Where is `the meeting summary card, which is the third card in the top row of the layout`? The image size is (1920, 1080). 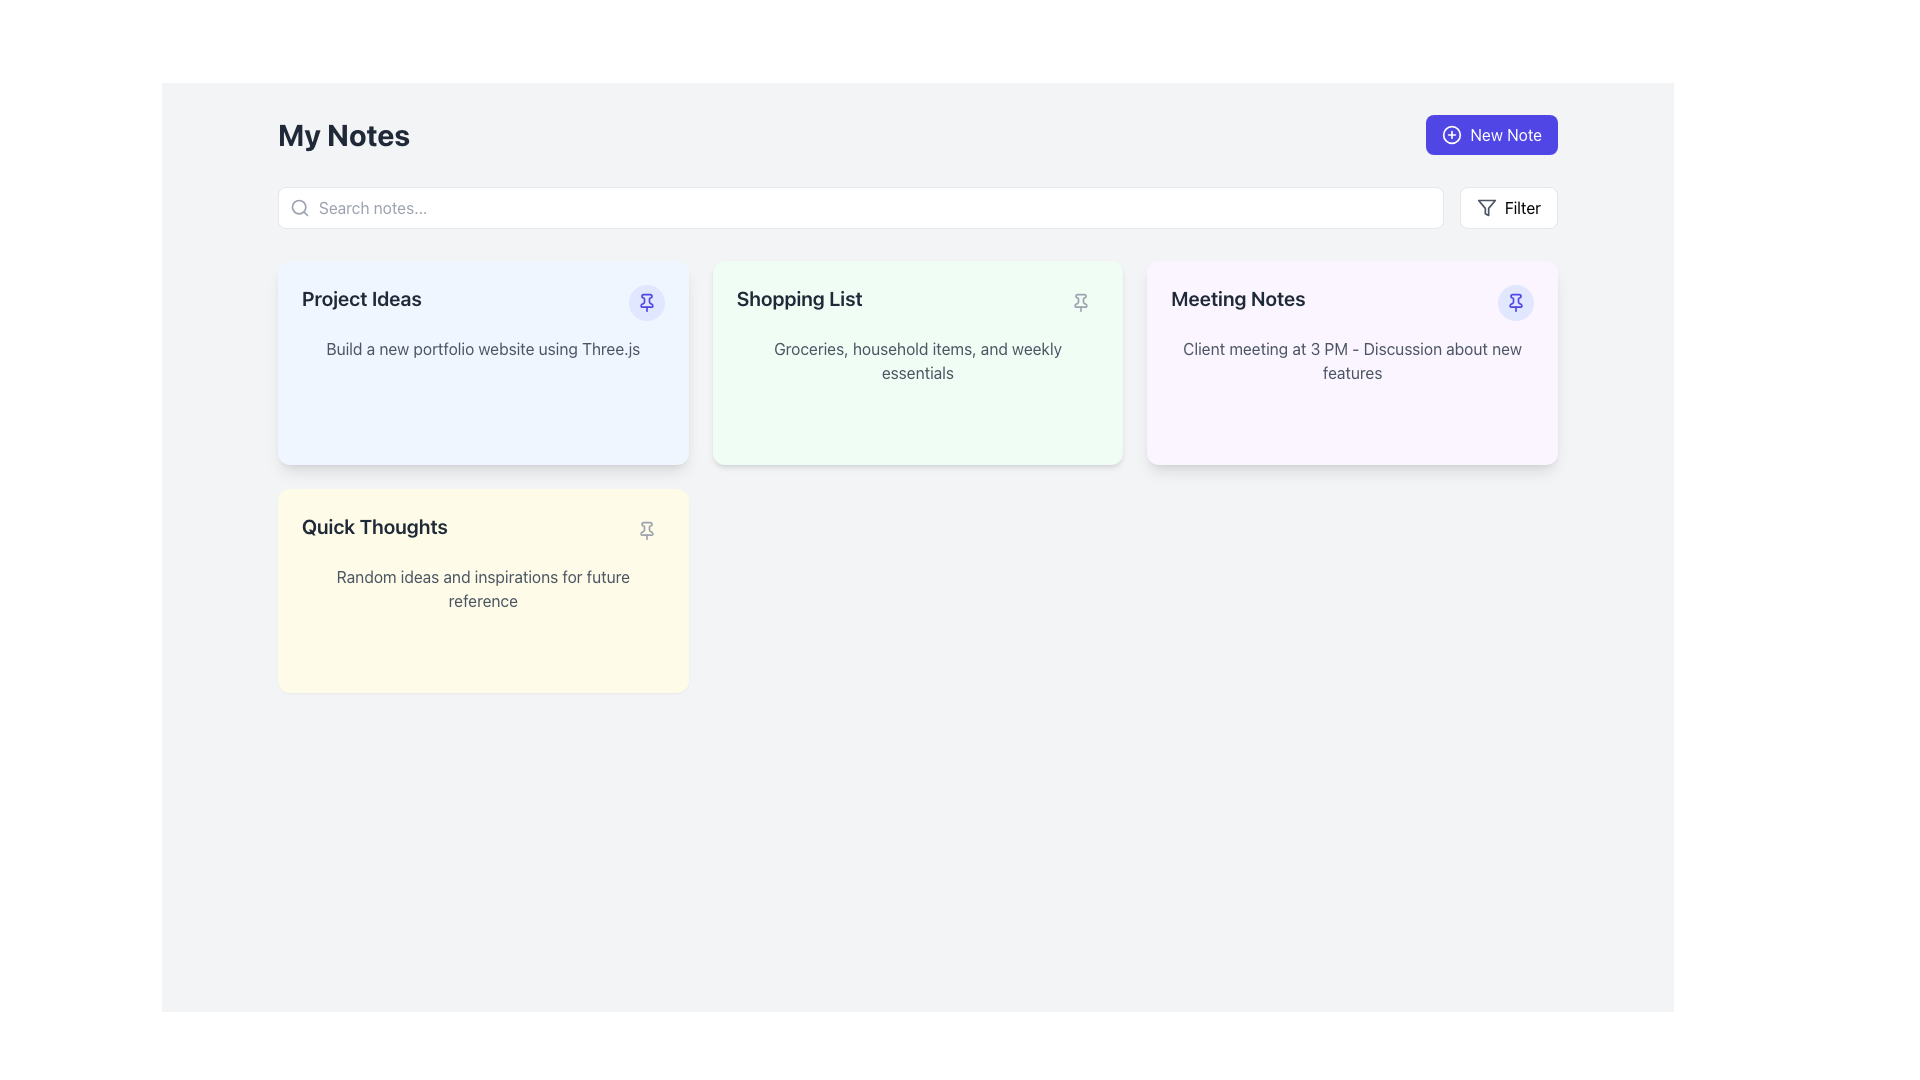
the meeting summary card, which is the third card in the top row of the layout is located at coordinates (1352, 362).